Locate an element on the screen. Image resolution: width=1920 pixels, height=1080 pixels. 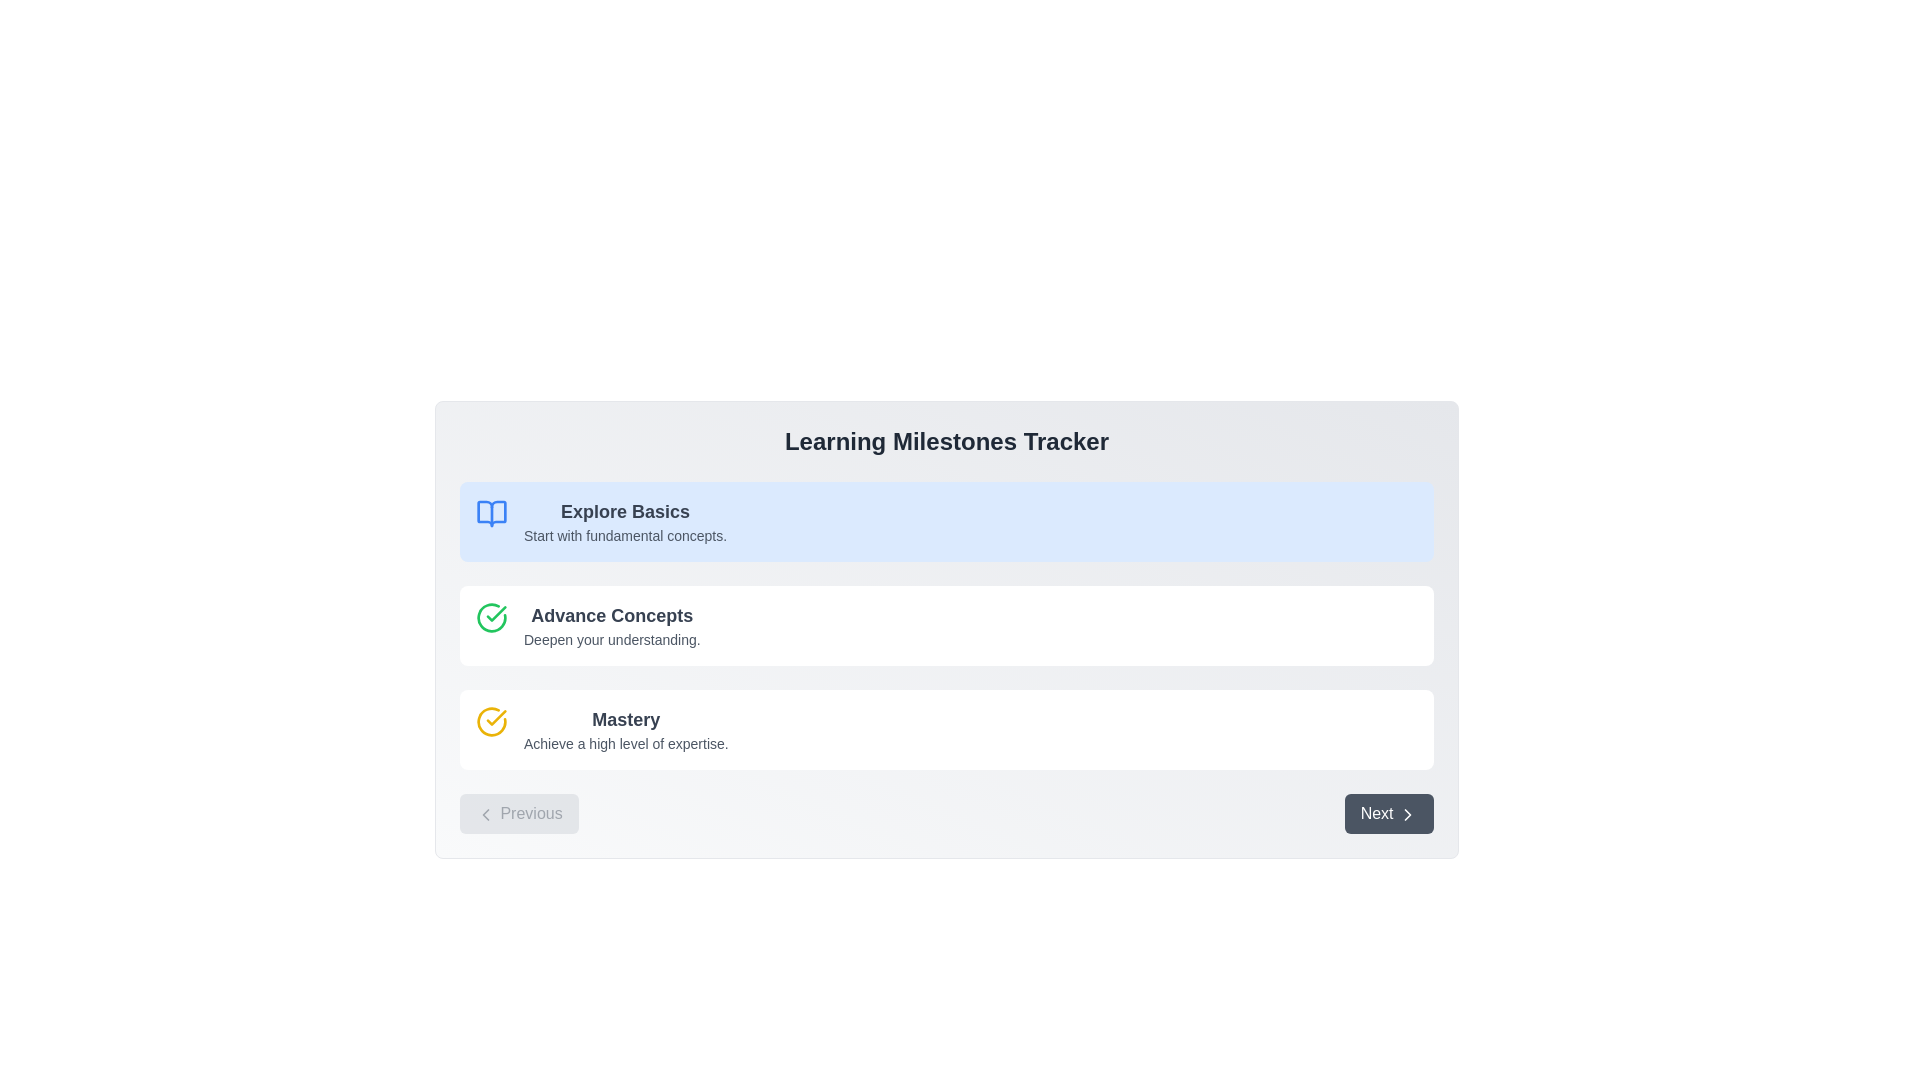
the Text Label that provides a concise explanation related to the 'Mastery' milestone, located directly below the 'Mastery' heading in the 'Learning Milestones Tracker.' is located at coordinates (625, 744).